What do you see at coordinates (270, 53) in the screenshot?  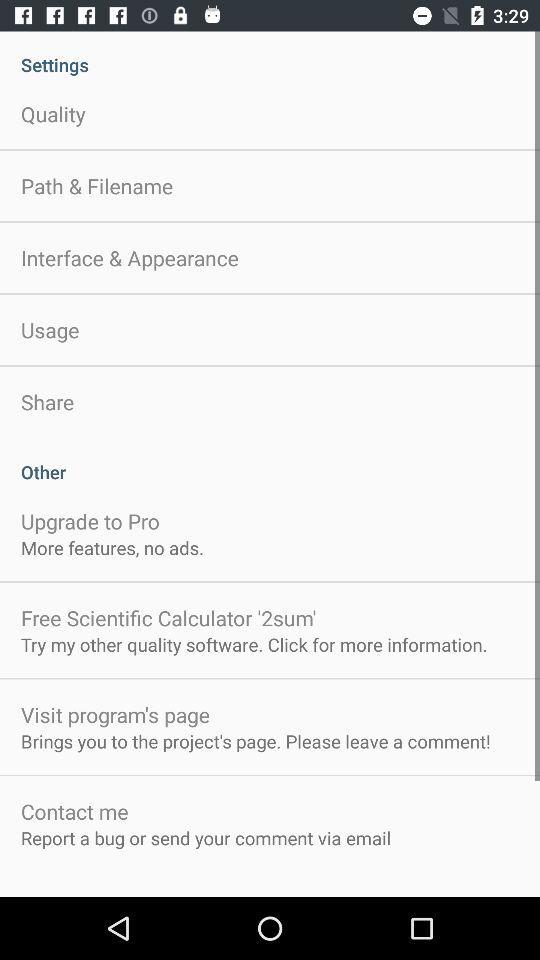 I see `settings item` at bounding box center [270, 53].